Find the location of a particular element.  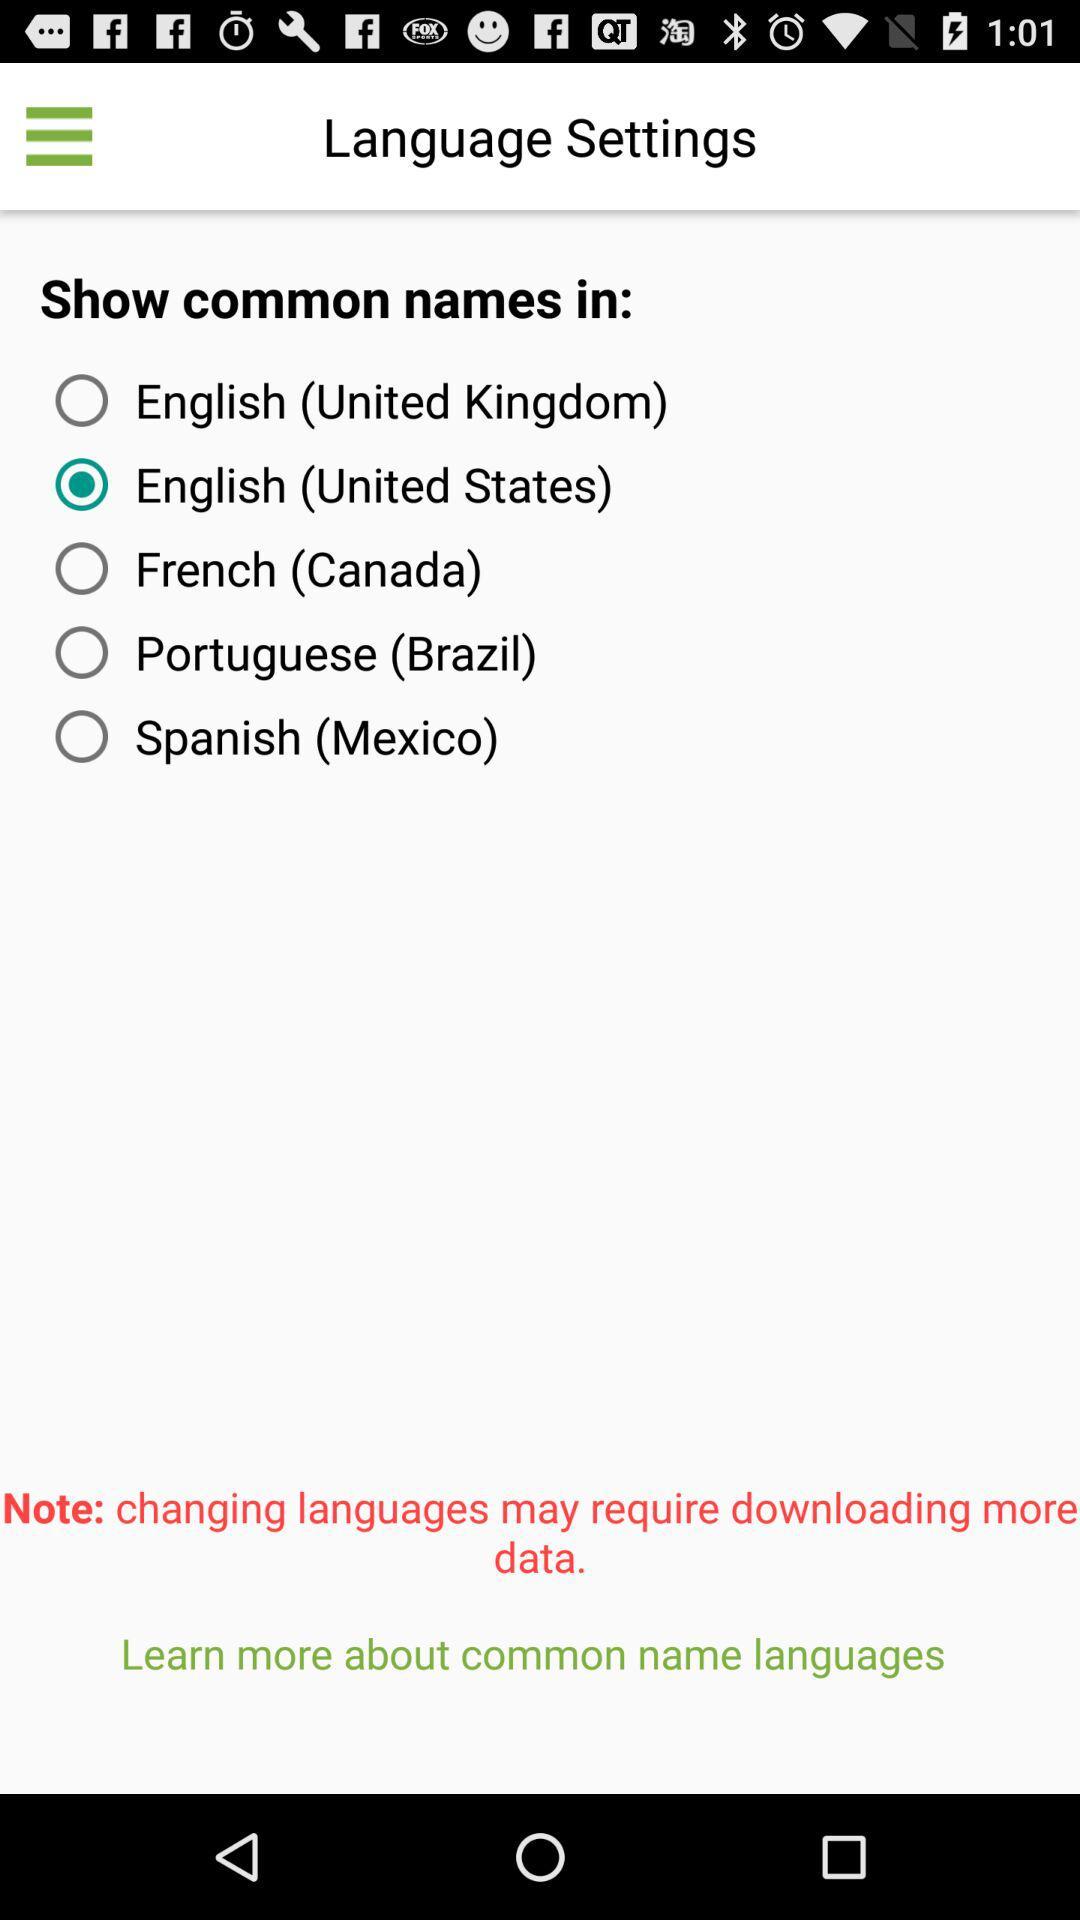

the icon below portuguese (brazil) item is located at coordinates (273, 735).